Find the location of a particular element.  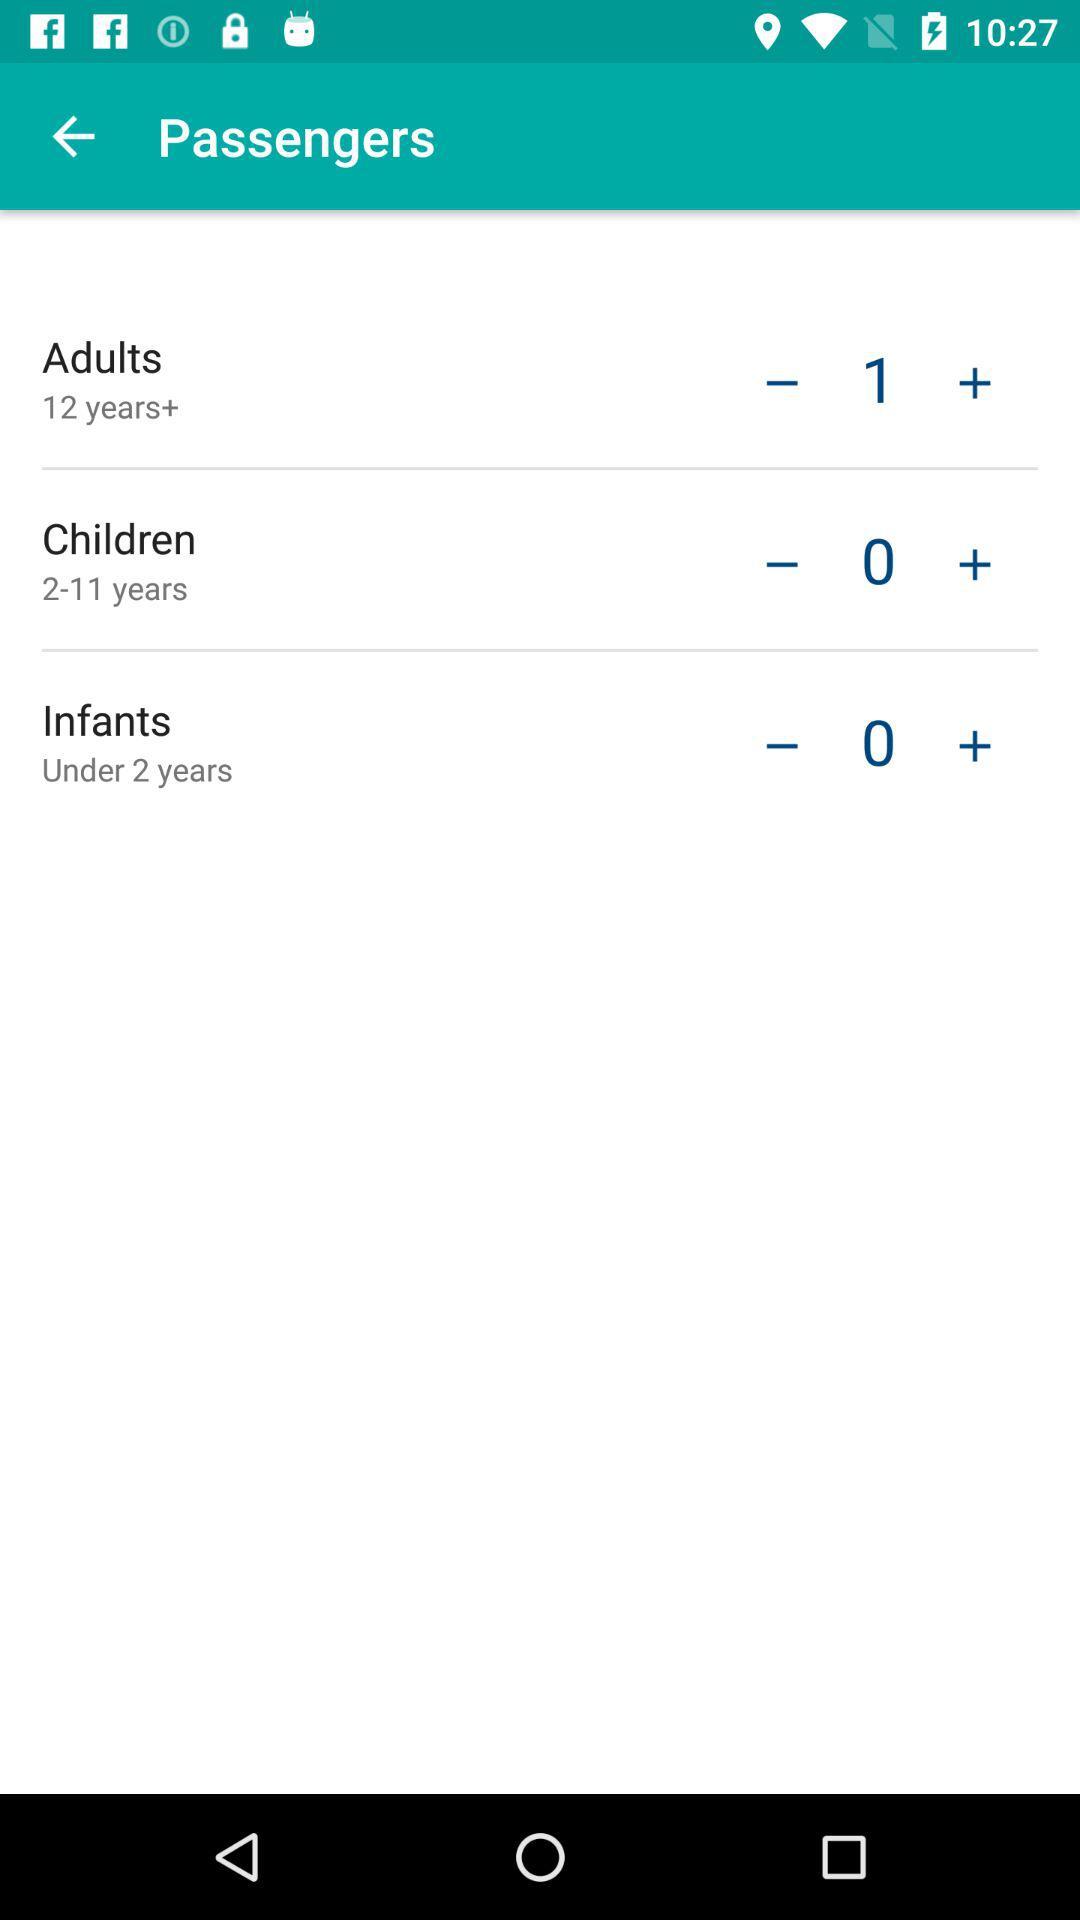

the icon next to 0 item is located at coordinates (781, 742).